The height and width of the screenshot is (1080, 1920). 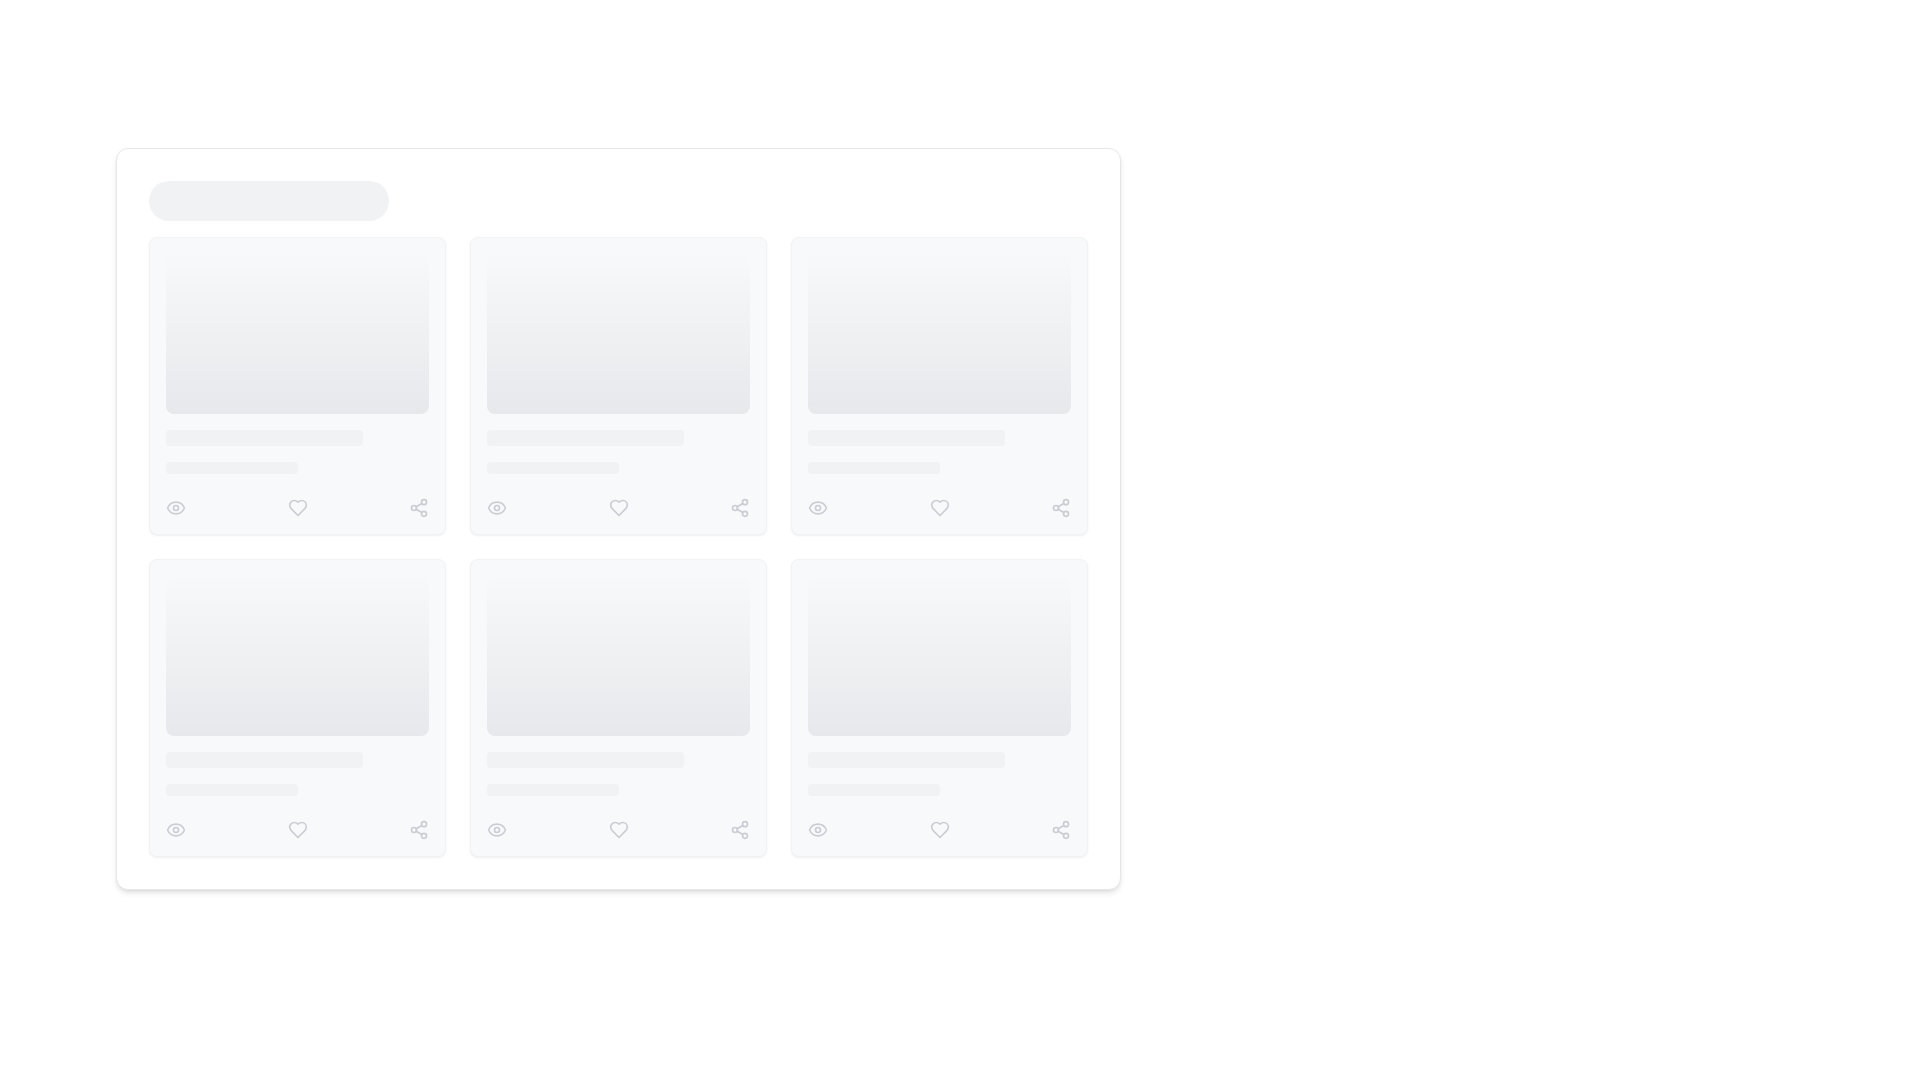 I want to click on the last card element in the grid layout, which has a light gray background and contains an image placeholder and three icons (eye, heart, share), so click(x=938, y=707).